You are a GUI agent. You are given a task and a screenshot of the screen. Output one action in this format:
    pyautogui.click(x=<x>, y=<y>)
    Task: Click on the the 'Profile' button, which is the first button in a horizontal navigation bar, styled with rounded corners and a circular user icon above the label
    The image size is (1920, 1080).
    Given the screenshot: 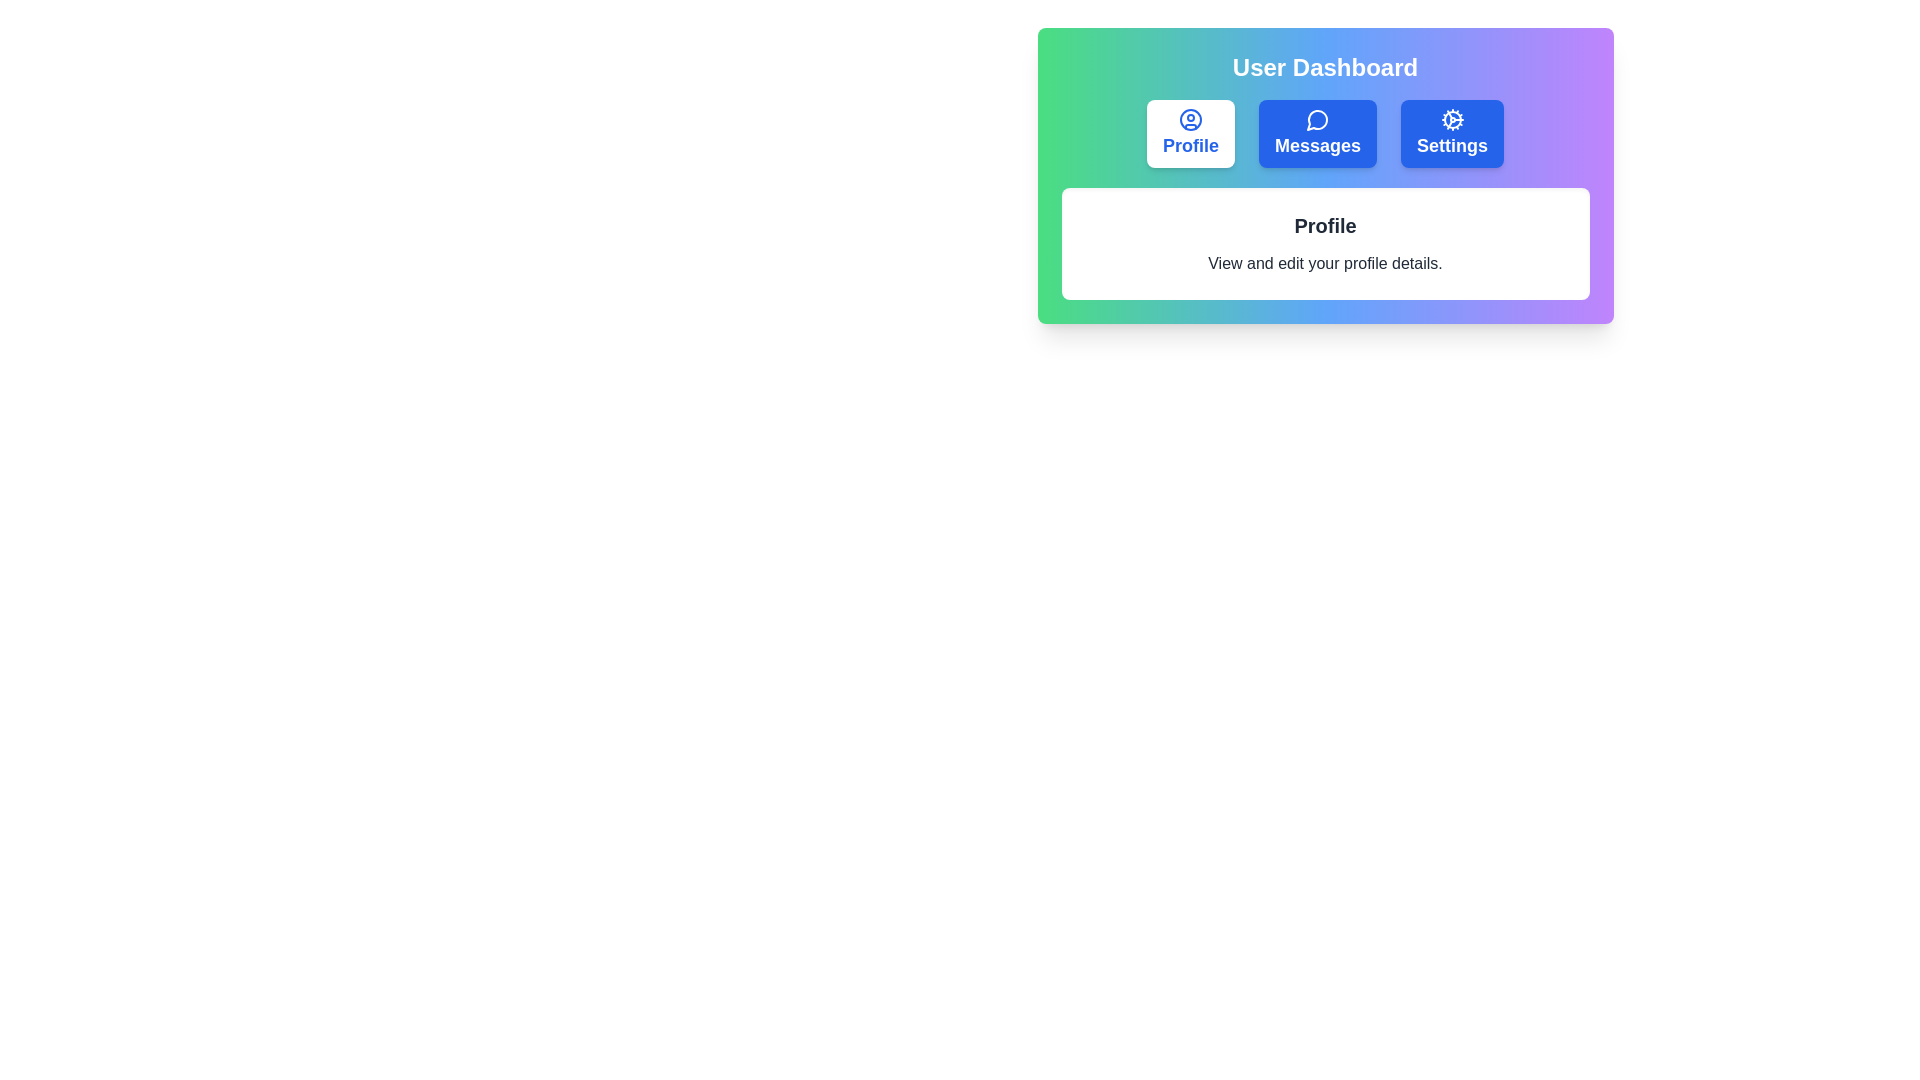 What is the action you would take?
    pyautogui.click(x=1190, y=134)
    